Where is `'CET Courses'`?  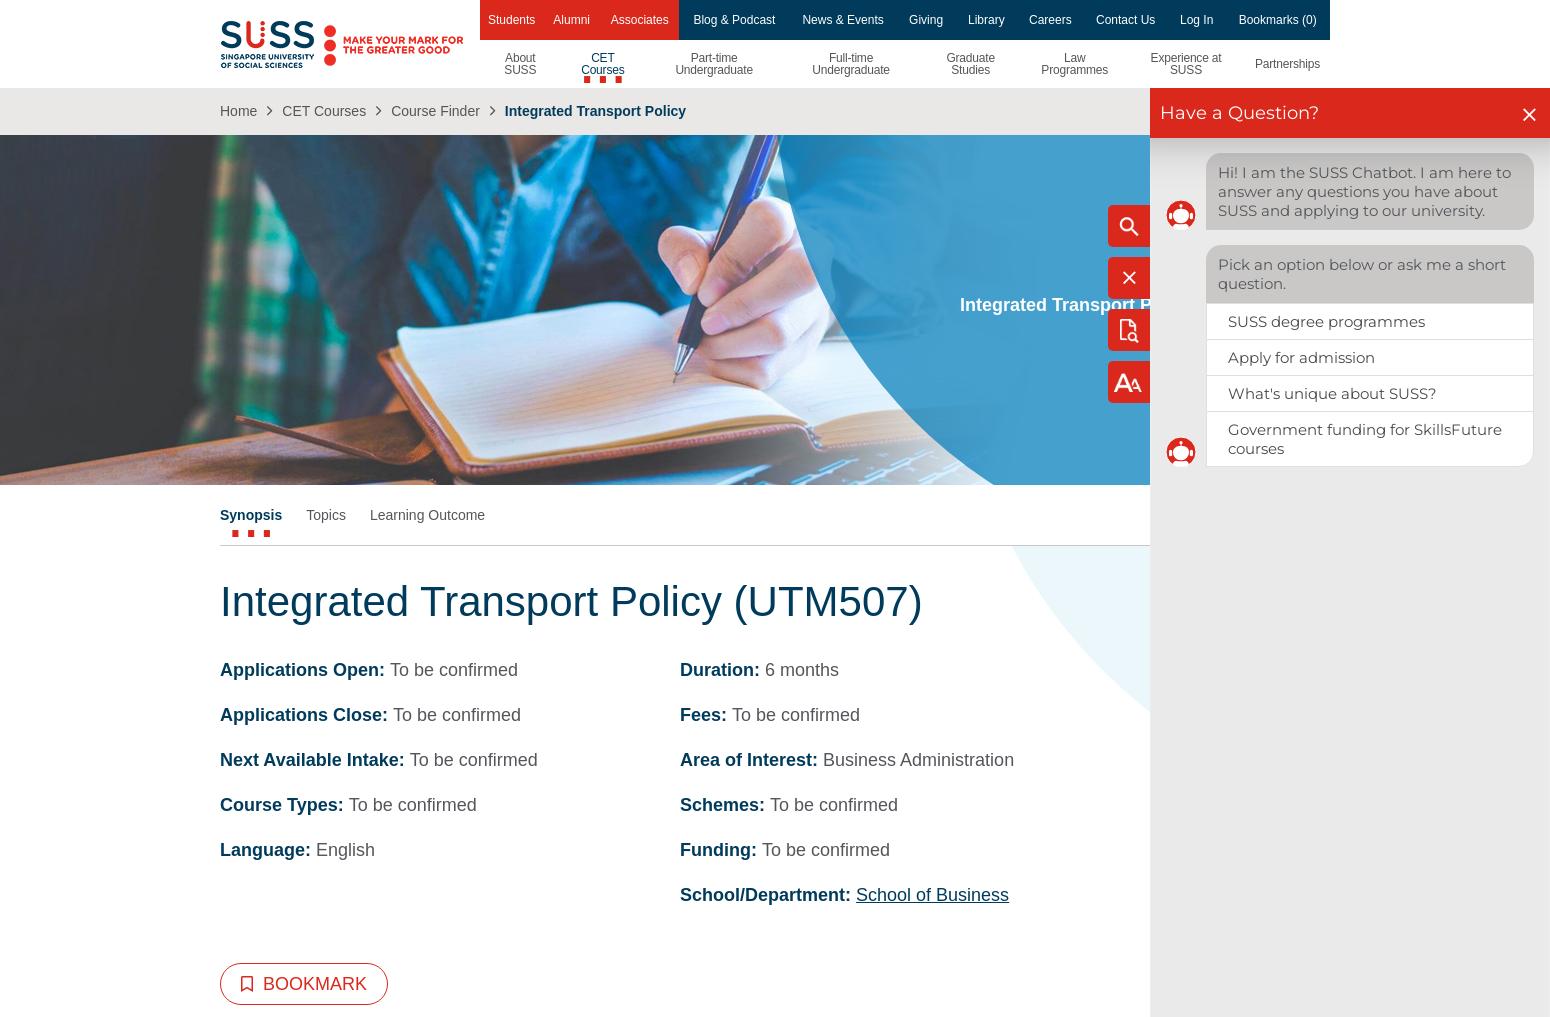 'CET Courses' is located at coordinates (322, 110).